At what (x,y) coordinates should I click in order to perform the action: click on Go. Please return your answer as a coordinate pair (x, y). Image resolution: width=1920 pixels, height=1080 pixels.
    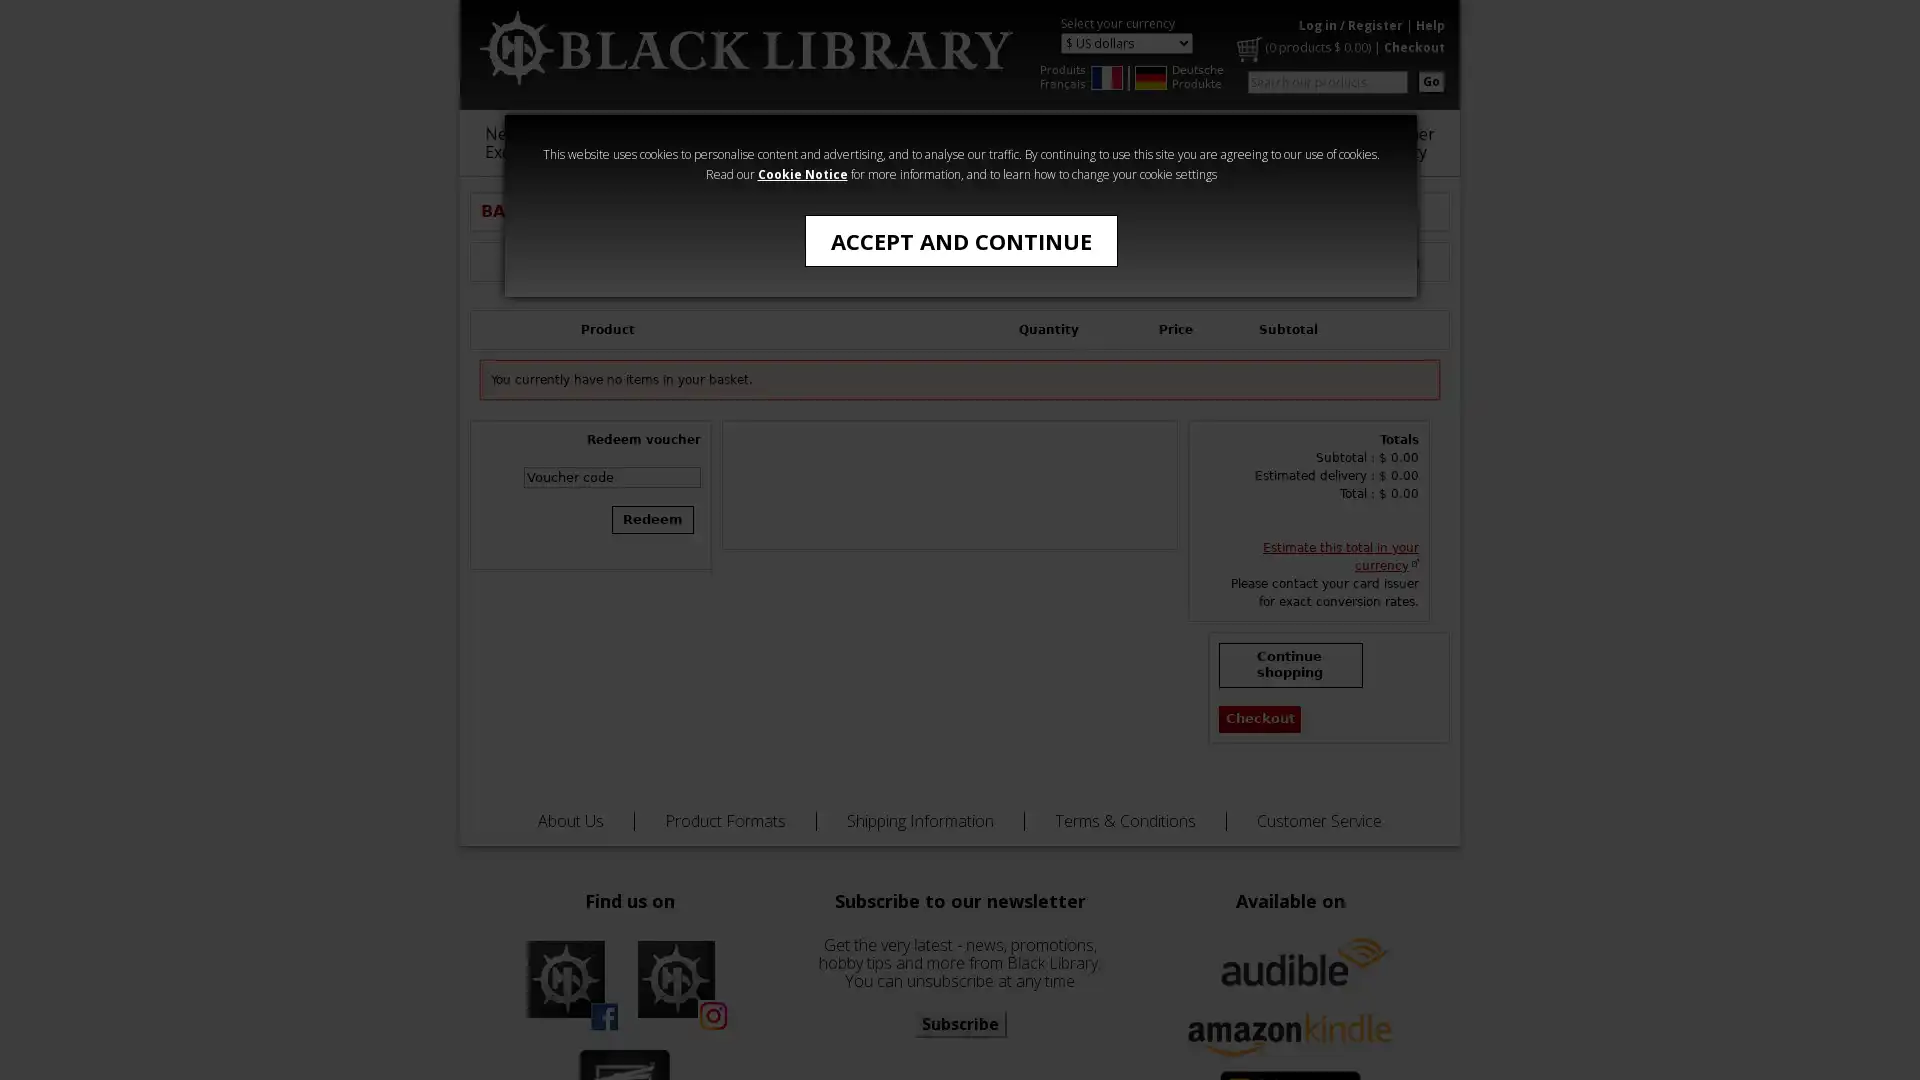
    Looking at the image, I should click on (1430, 80).